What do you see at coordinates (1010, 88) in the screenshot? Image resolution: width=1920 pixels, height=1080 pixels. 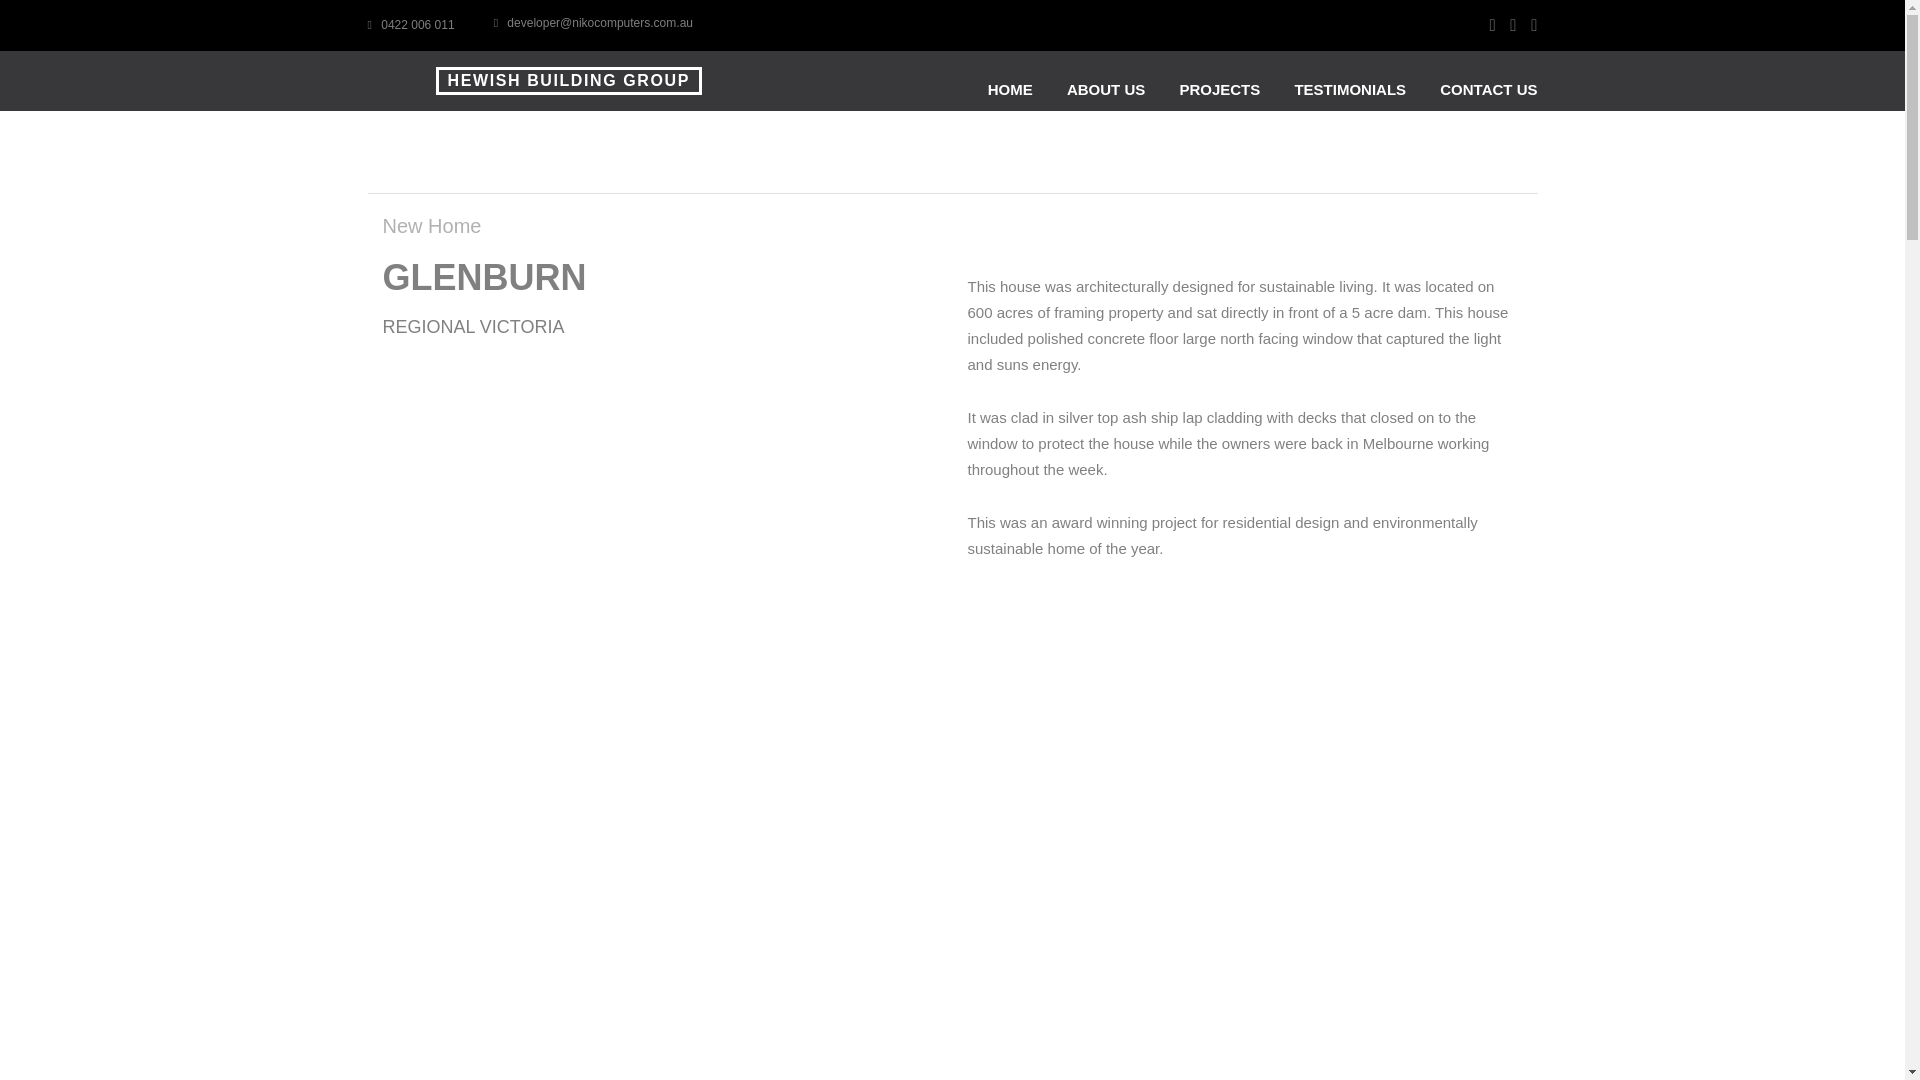 I see `'HOME'` at bounding box center [1010, 88].